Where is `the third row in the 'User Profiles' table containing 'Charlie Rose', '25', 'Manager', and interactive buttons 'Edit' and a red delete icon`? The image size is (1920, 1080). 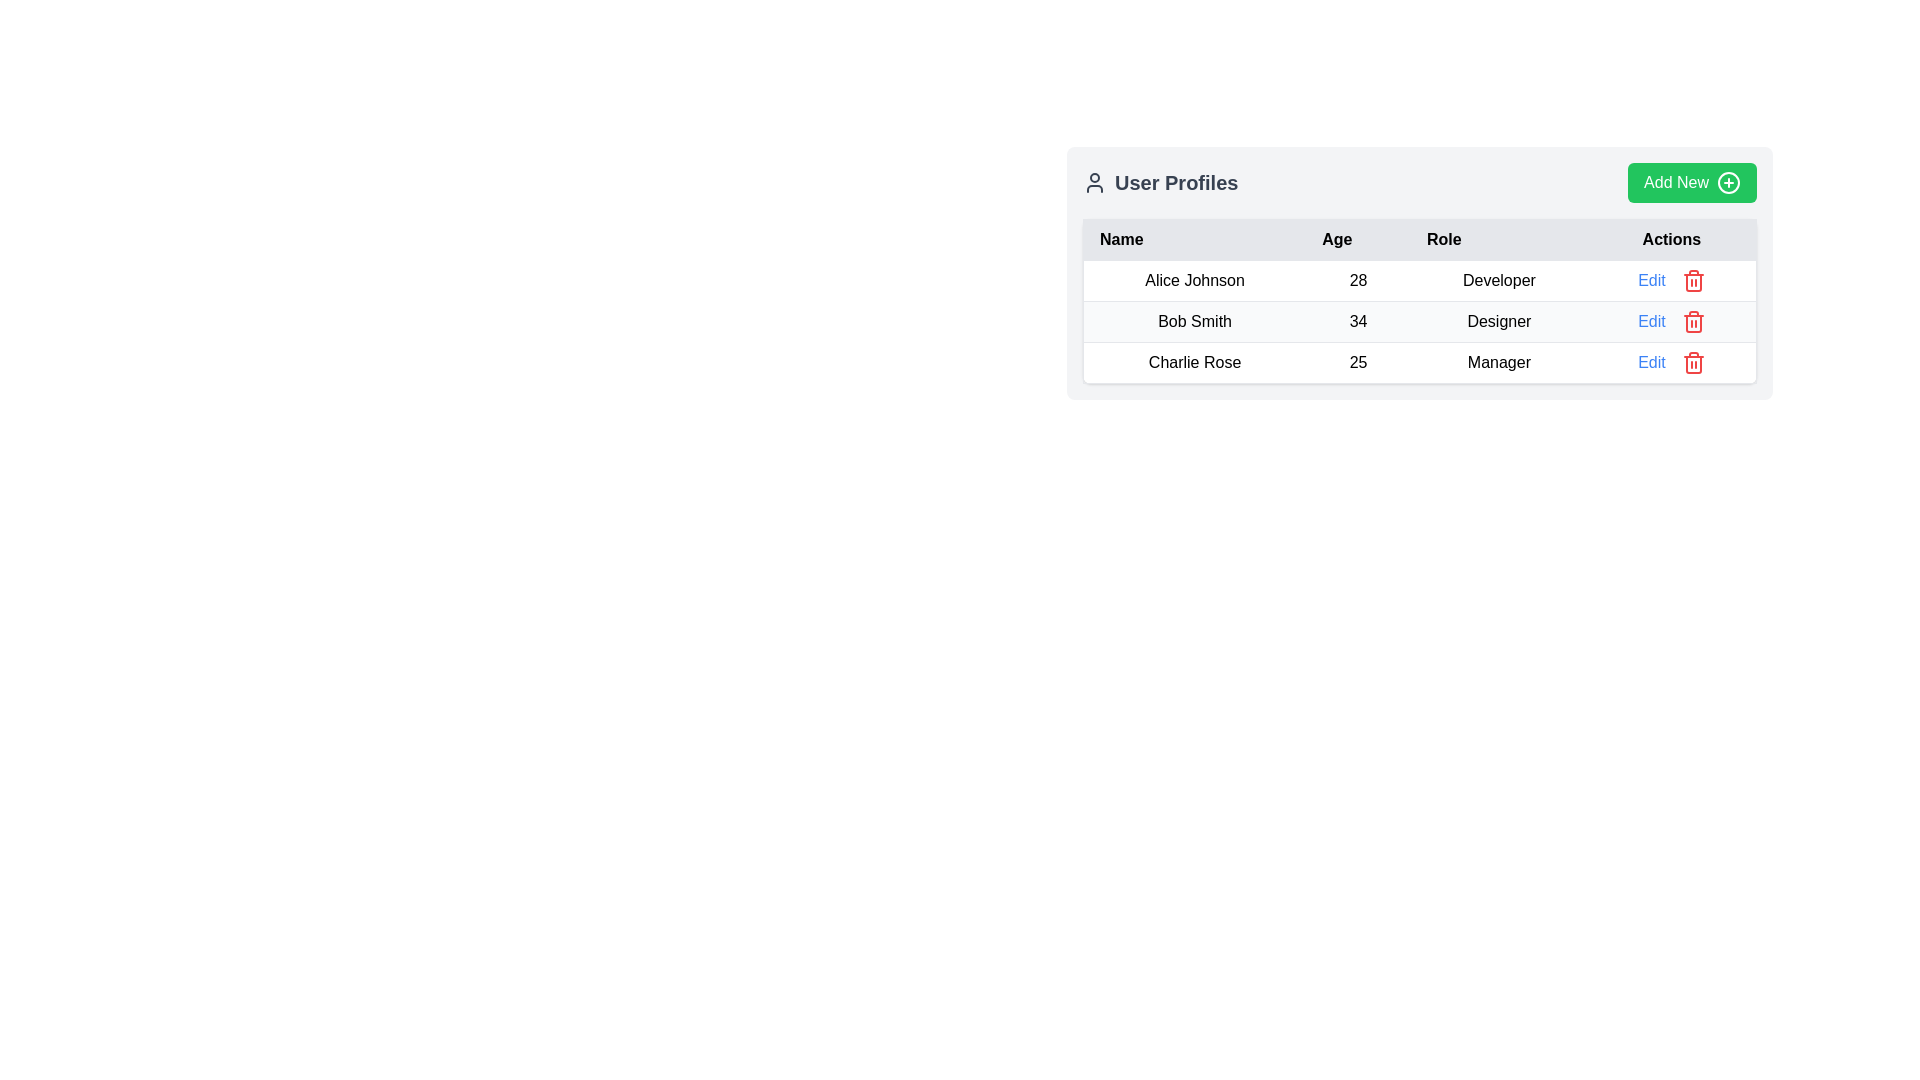
the third row in the 'User Profiles' table containing 'Charlie Rose', '25', 'Manager', and interactive buttons 'Edit' and a red delete icon is located at coordinates (1419, 362).